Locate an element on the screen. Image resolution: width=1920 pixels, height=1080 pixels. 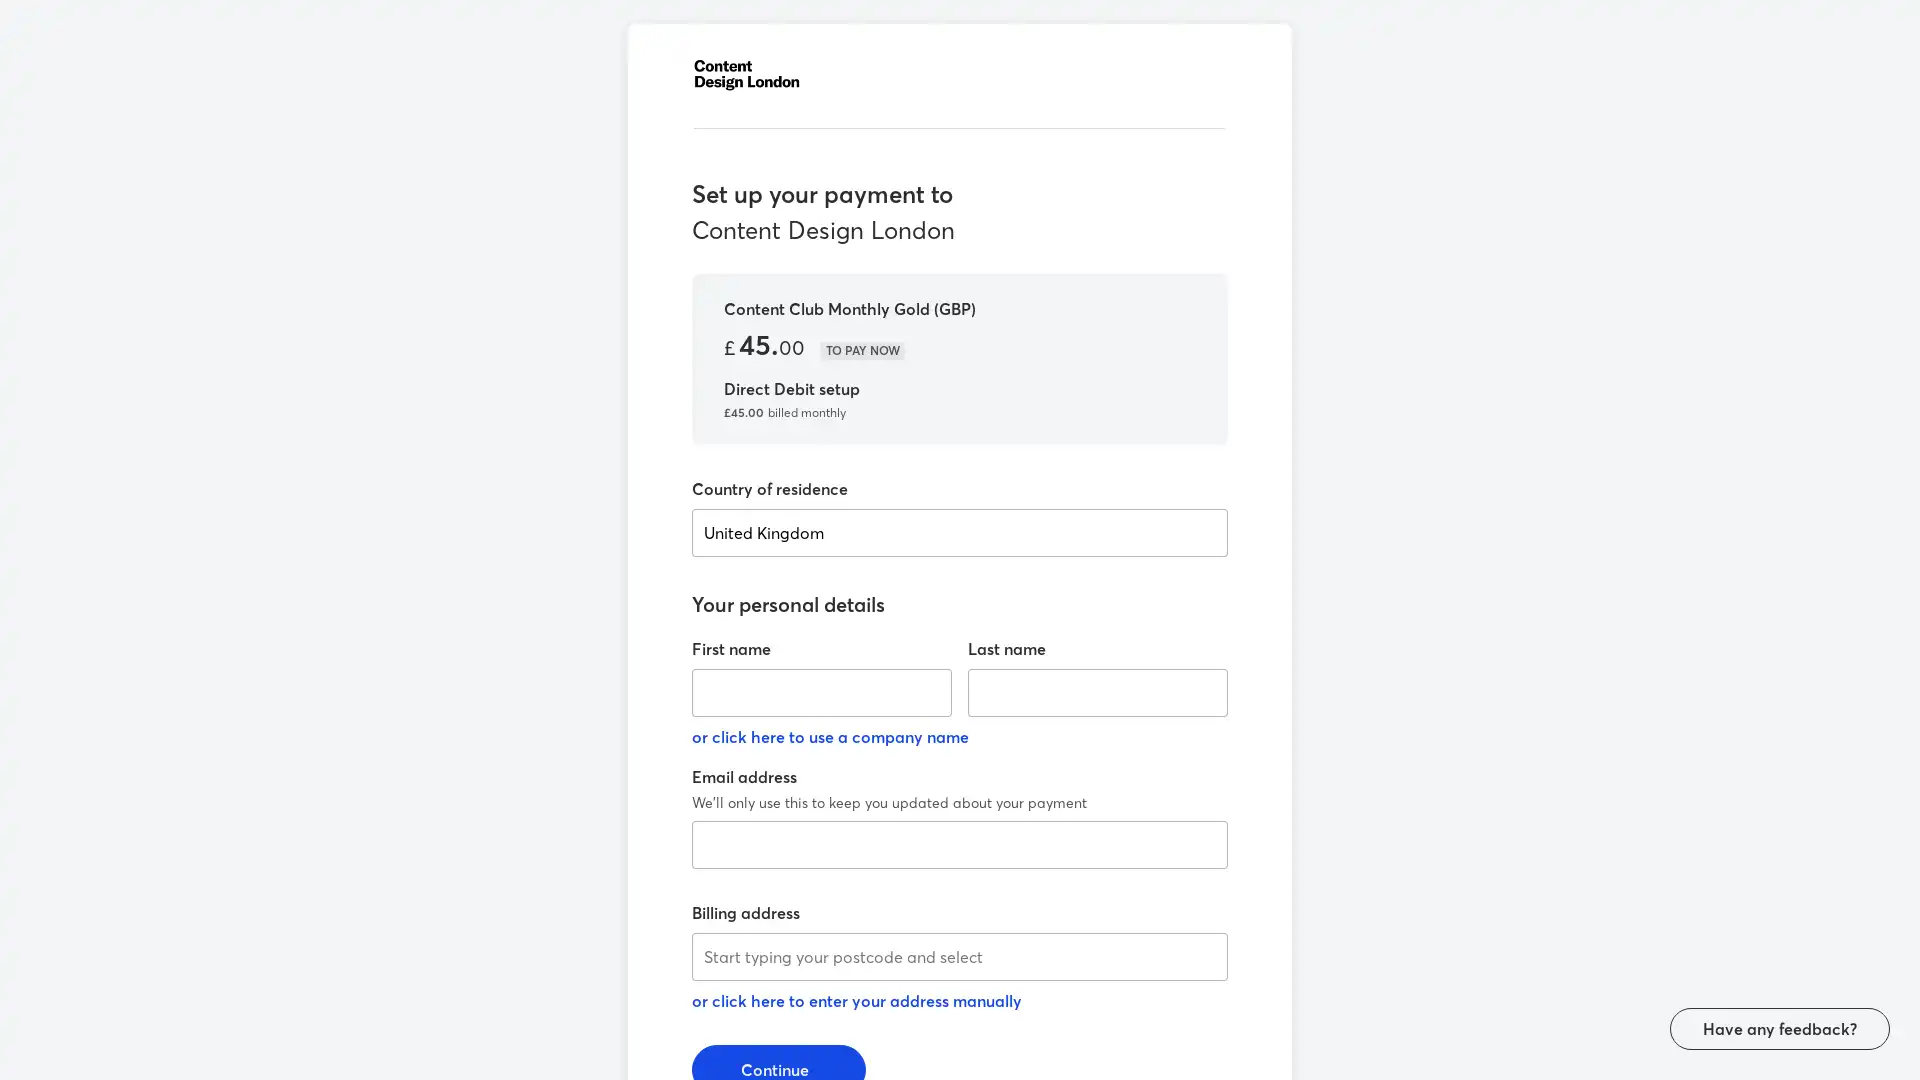
or click here to enter your address manually is located at coordinates (857, 1001).